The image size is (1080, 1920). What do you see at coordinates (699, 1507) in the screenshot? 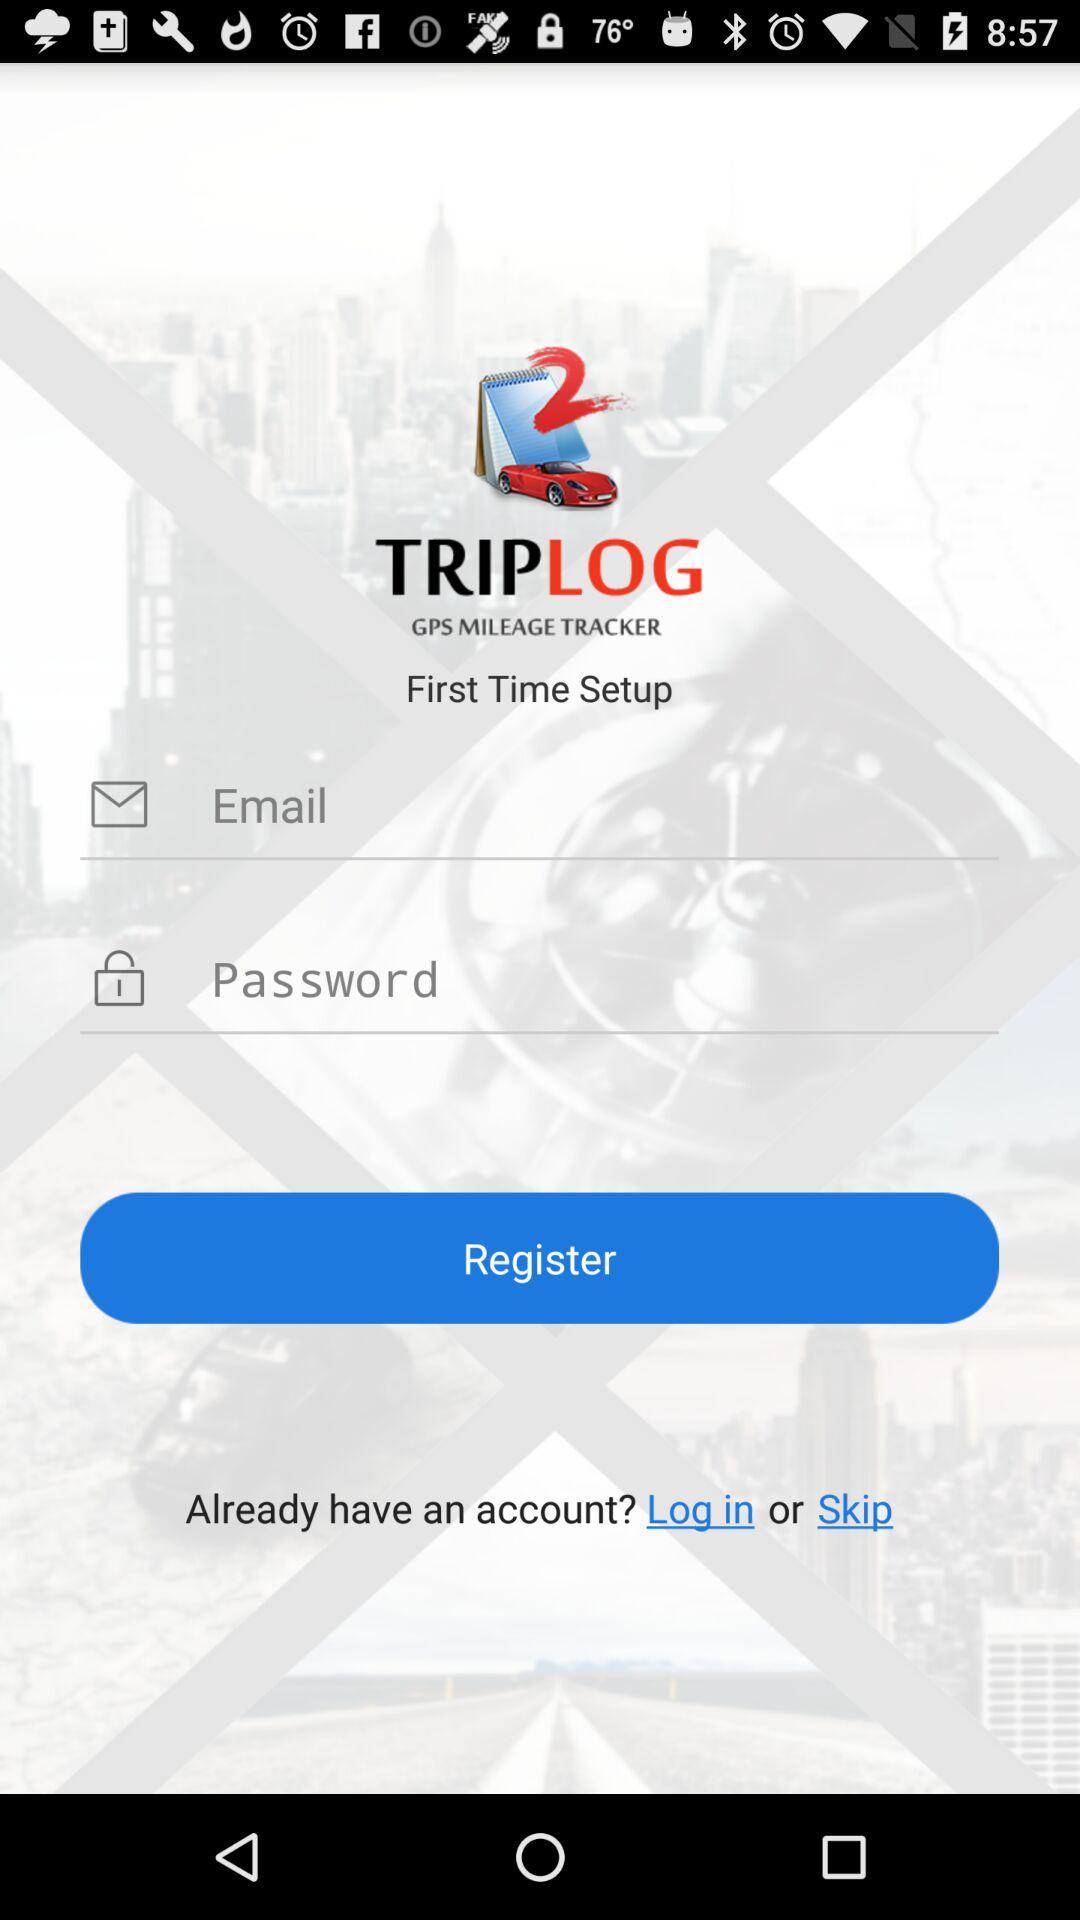
I see `the item next to the already have an item` at bounding box center [699, 1507].